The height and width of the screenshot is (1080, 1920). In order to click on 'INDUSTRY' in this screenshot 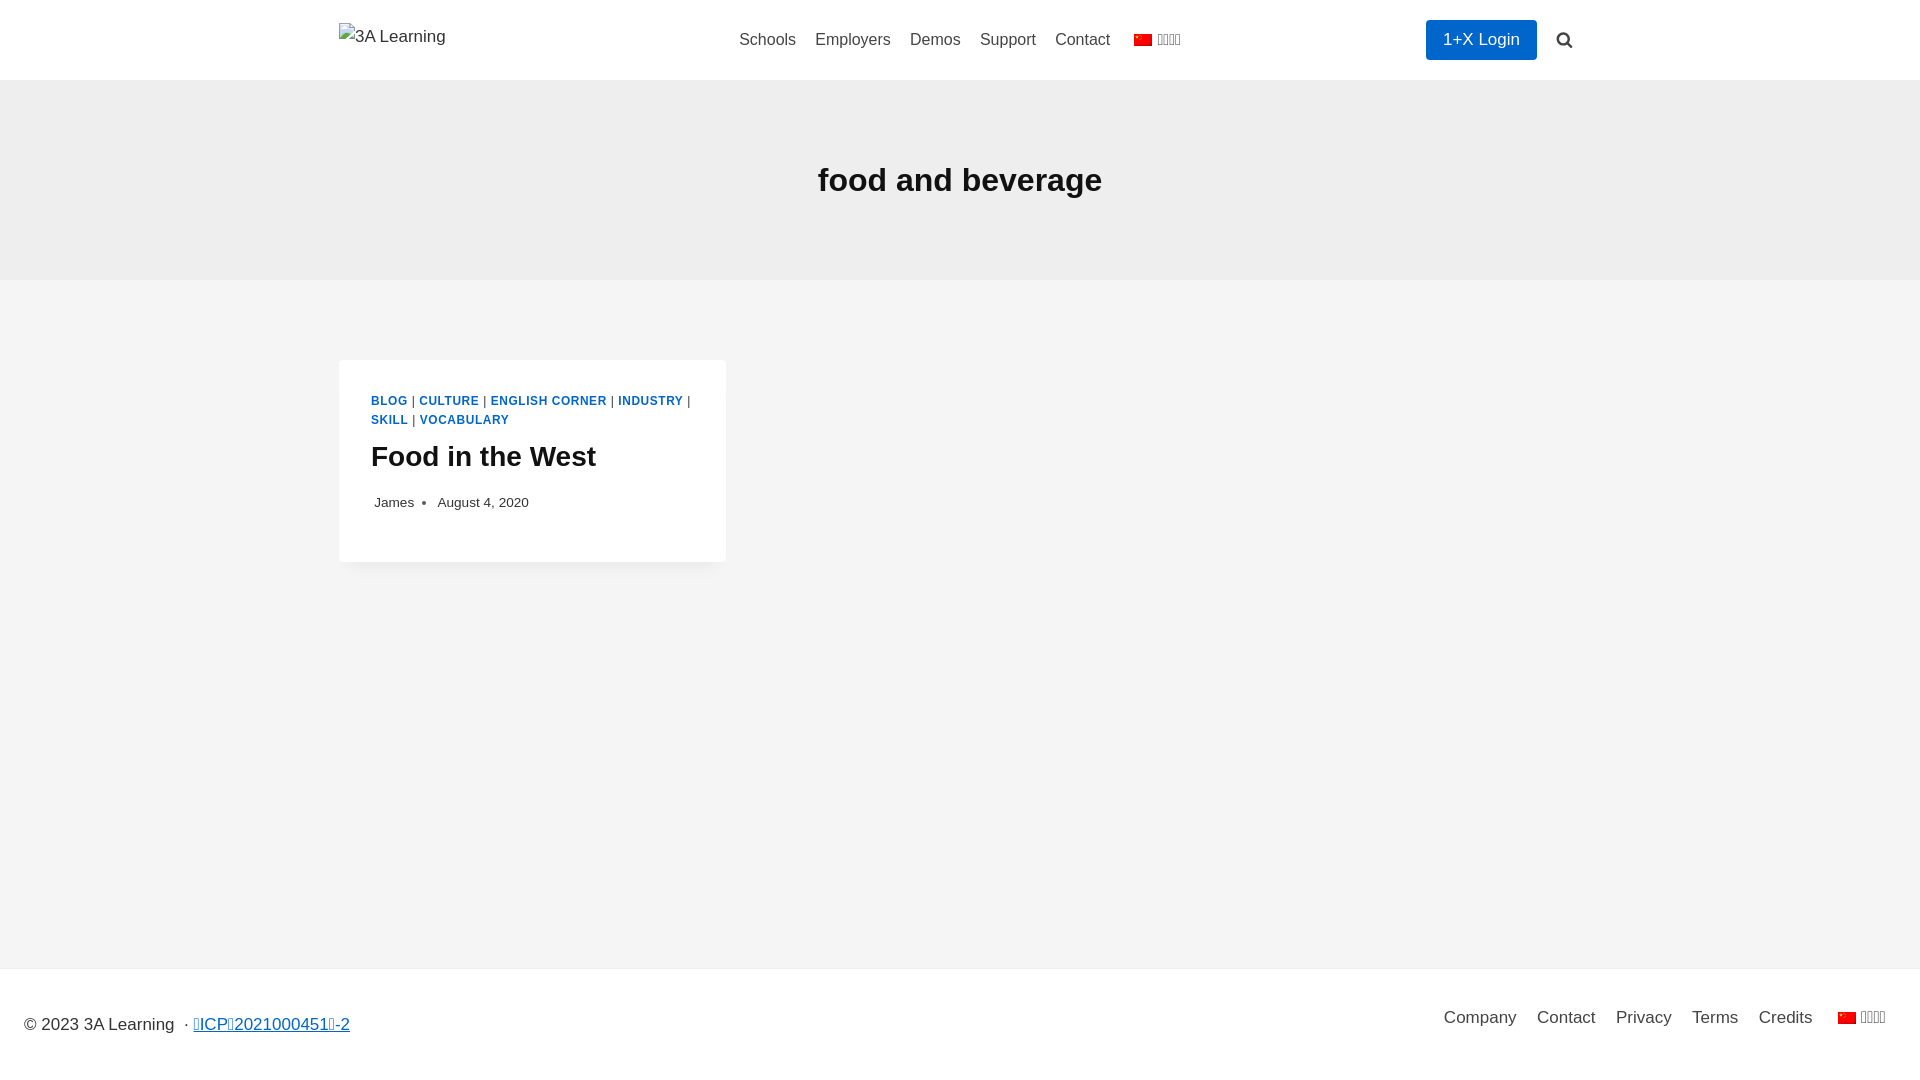, I will do `click(650, 401)`.